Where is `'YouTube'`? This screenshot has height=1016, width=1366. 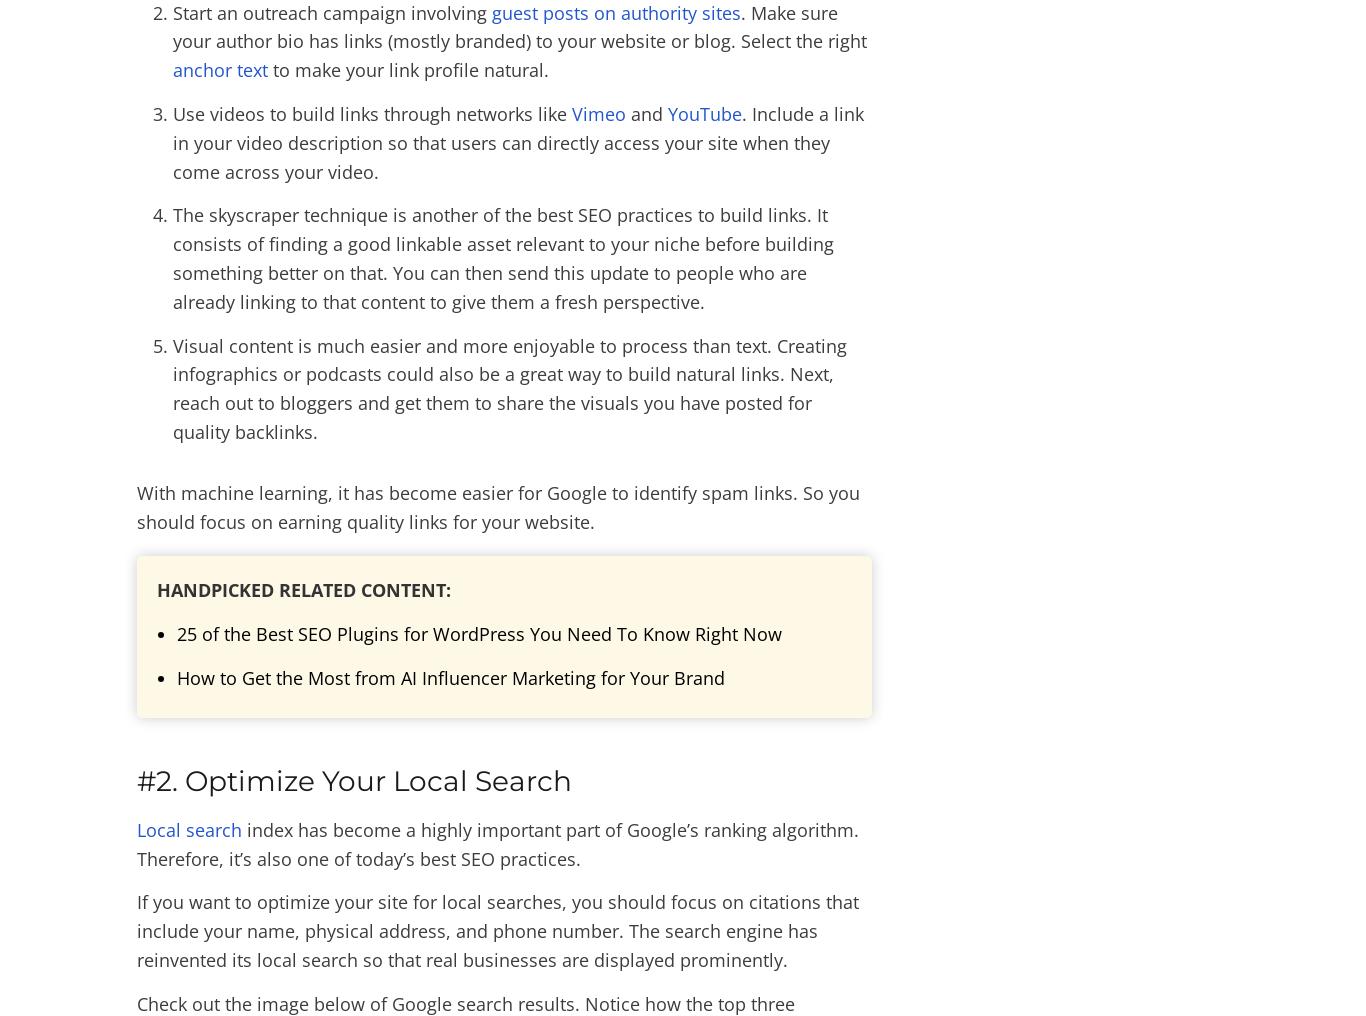
'YouTube' is located at coordinates (666, 113).